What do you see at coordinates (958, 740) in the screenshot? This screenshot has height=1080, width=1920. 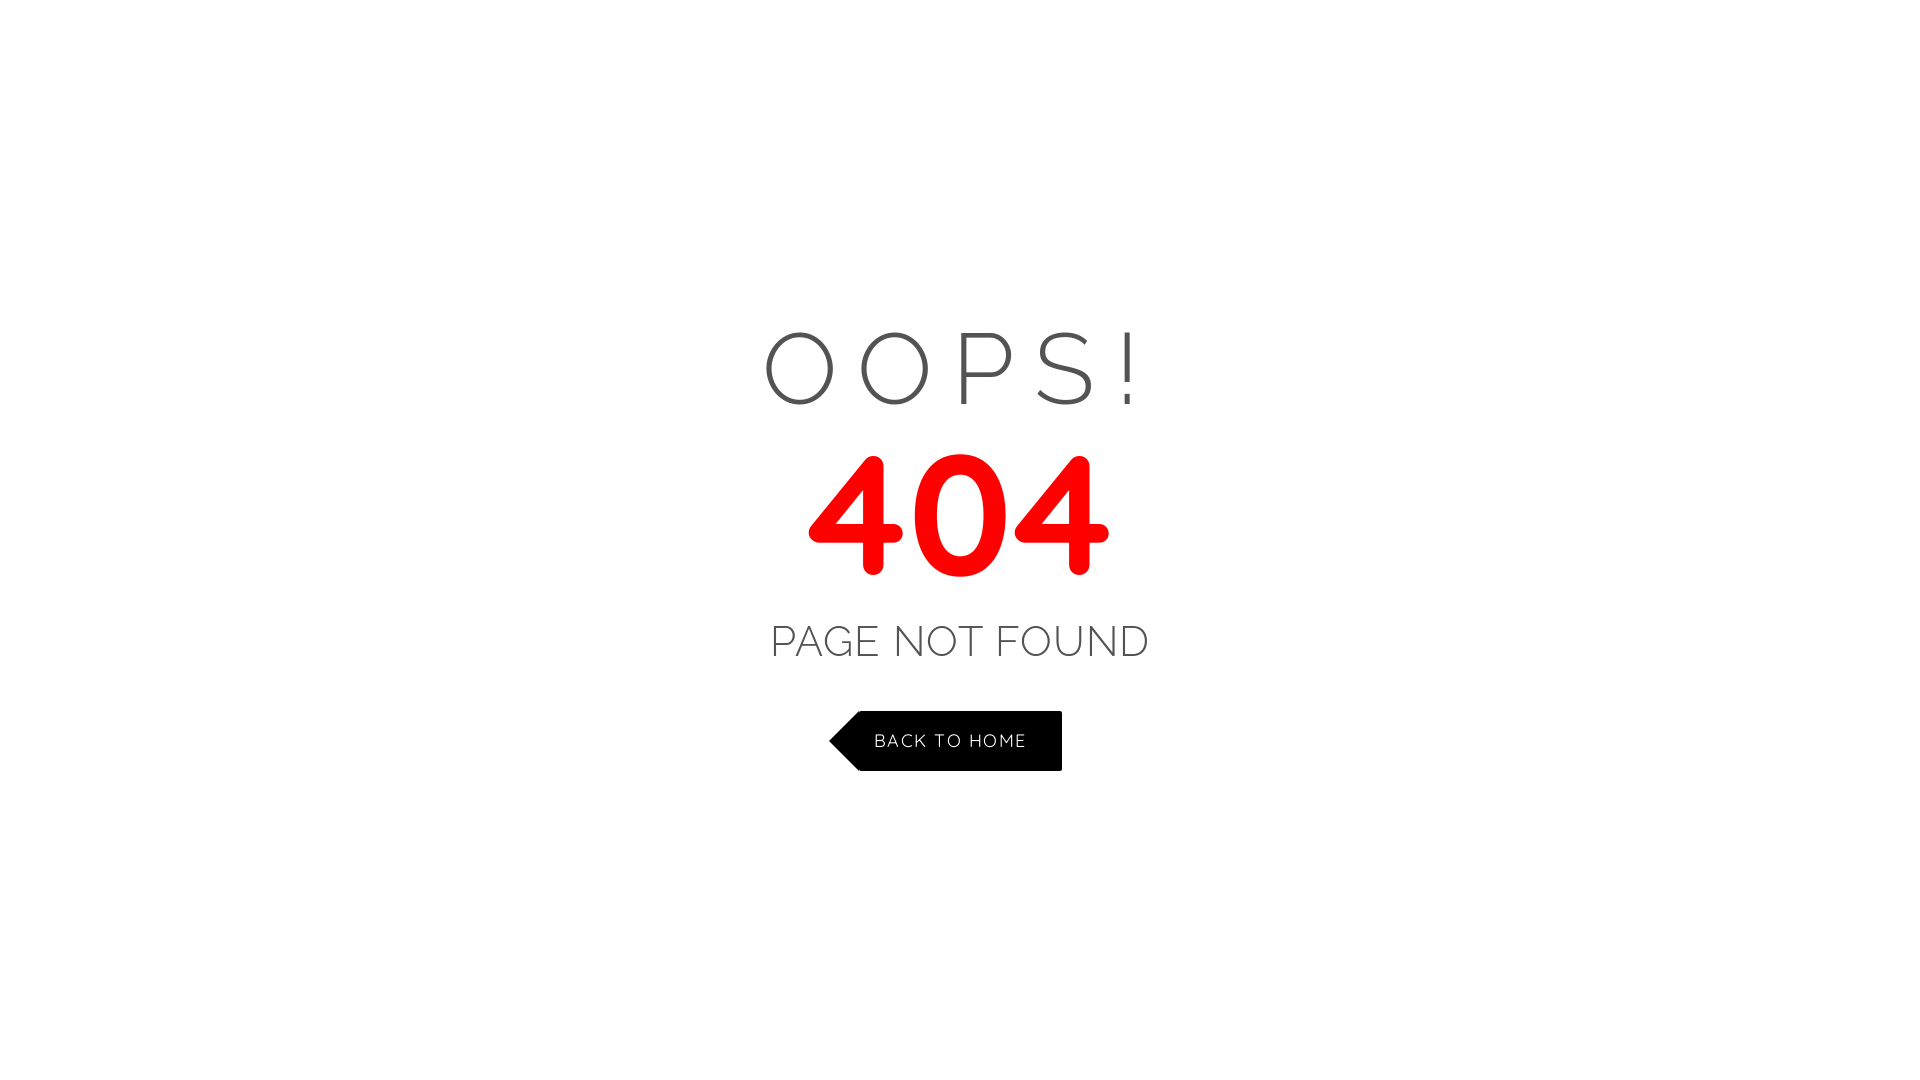 I see `'BACK TO HOME'` at bounding box center [958, 740].